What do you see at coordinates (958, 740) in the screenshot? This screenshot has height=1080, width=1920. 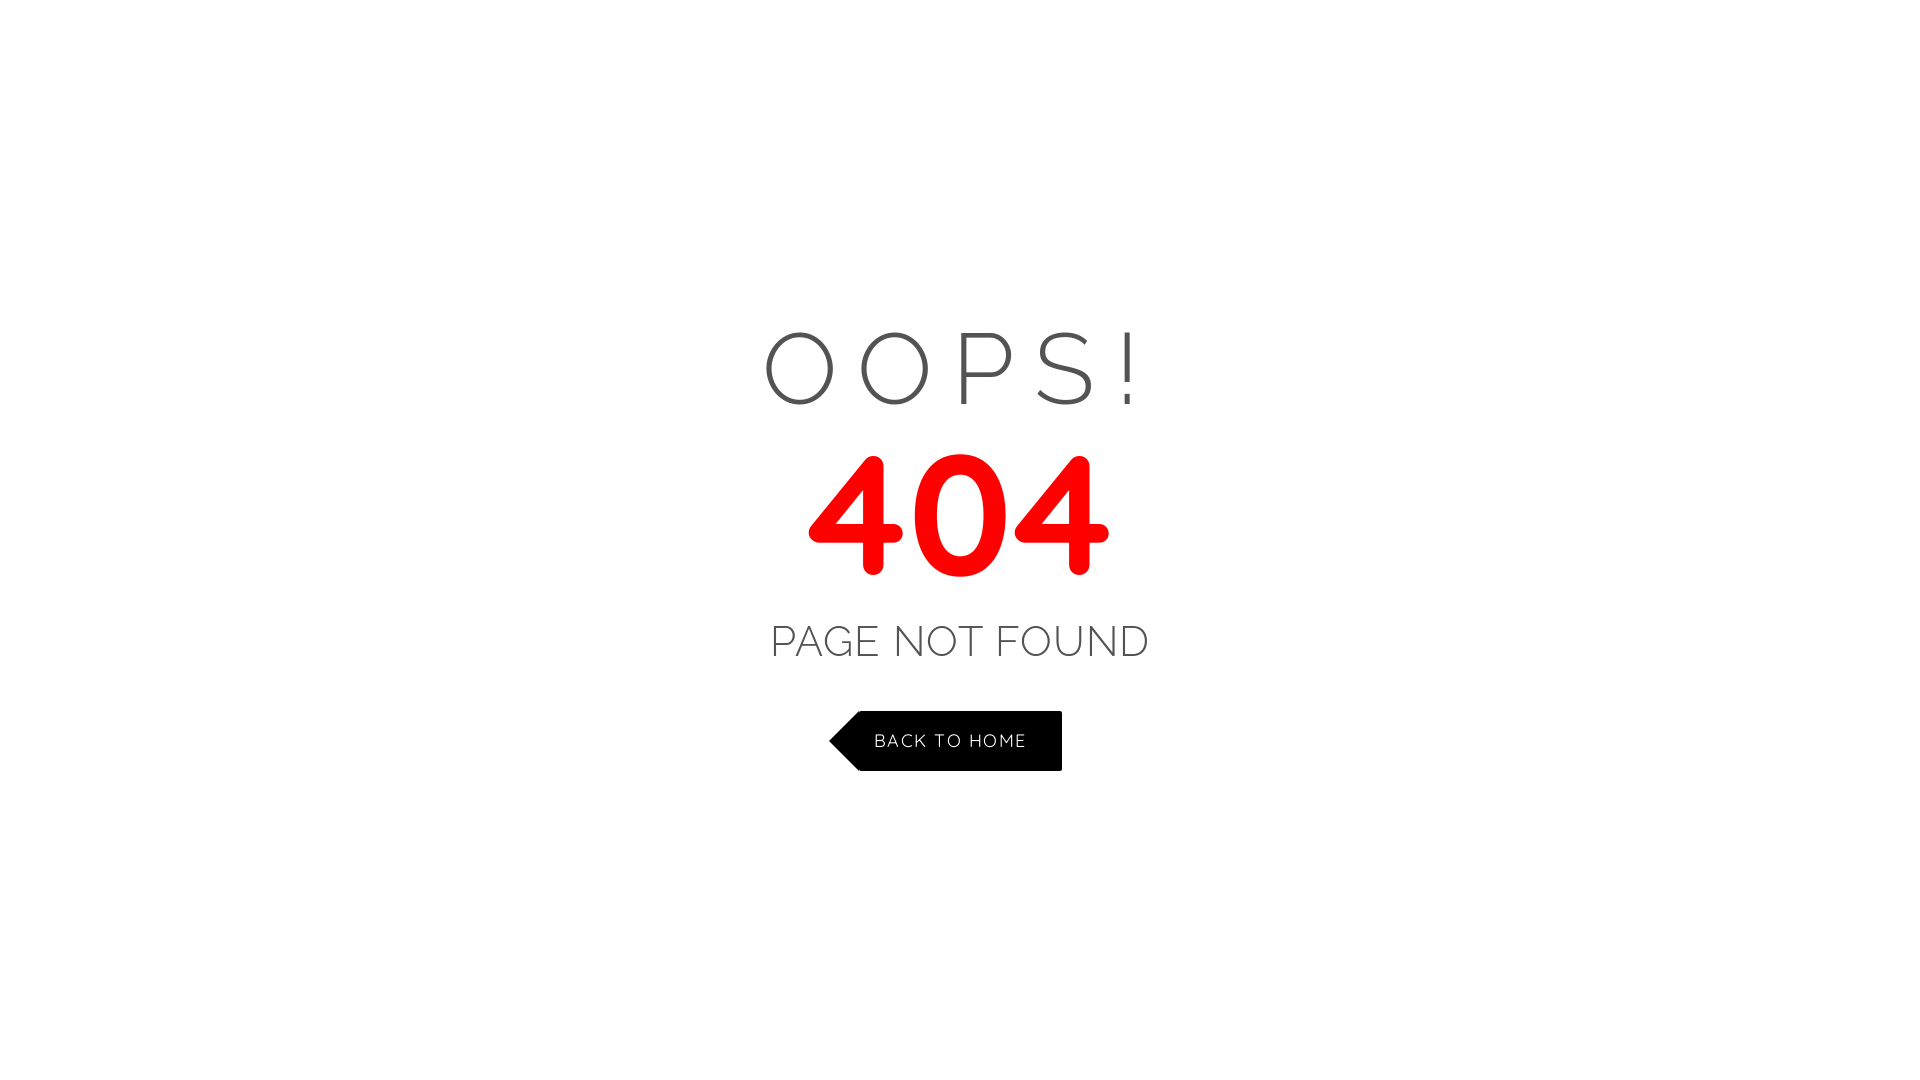 I see `'BACK TO HOME'` at bounding box center [958, 740].